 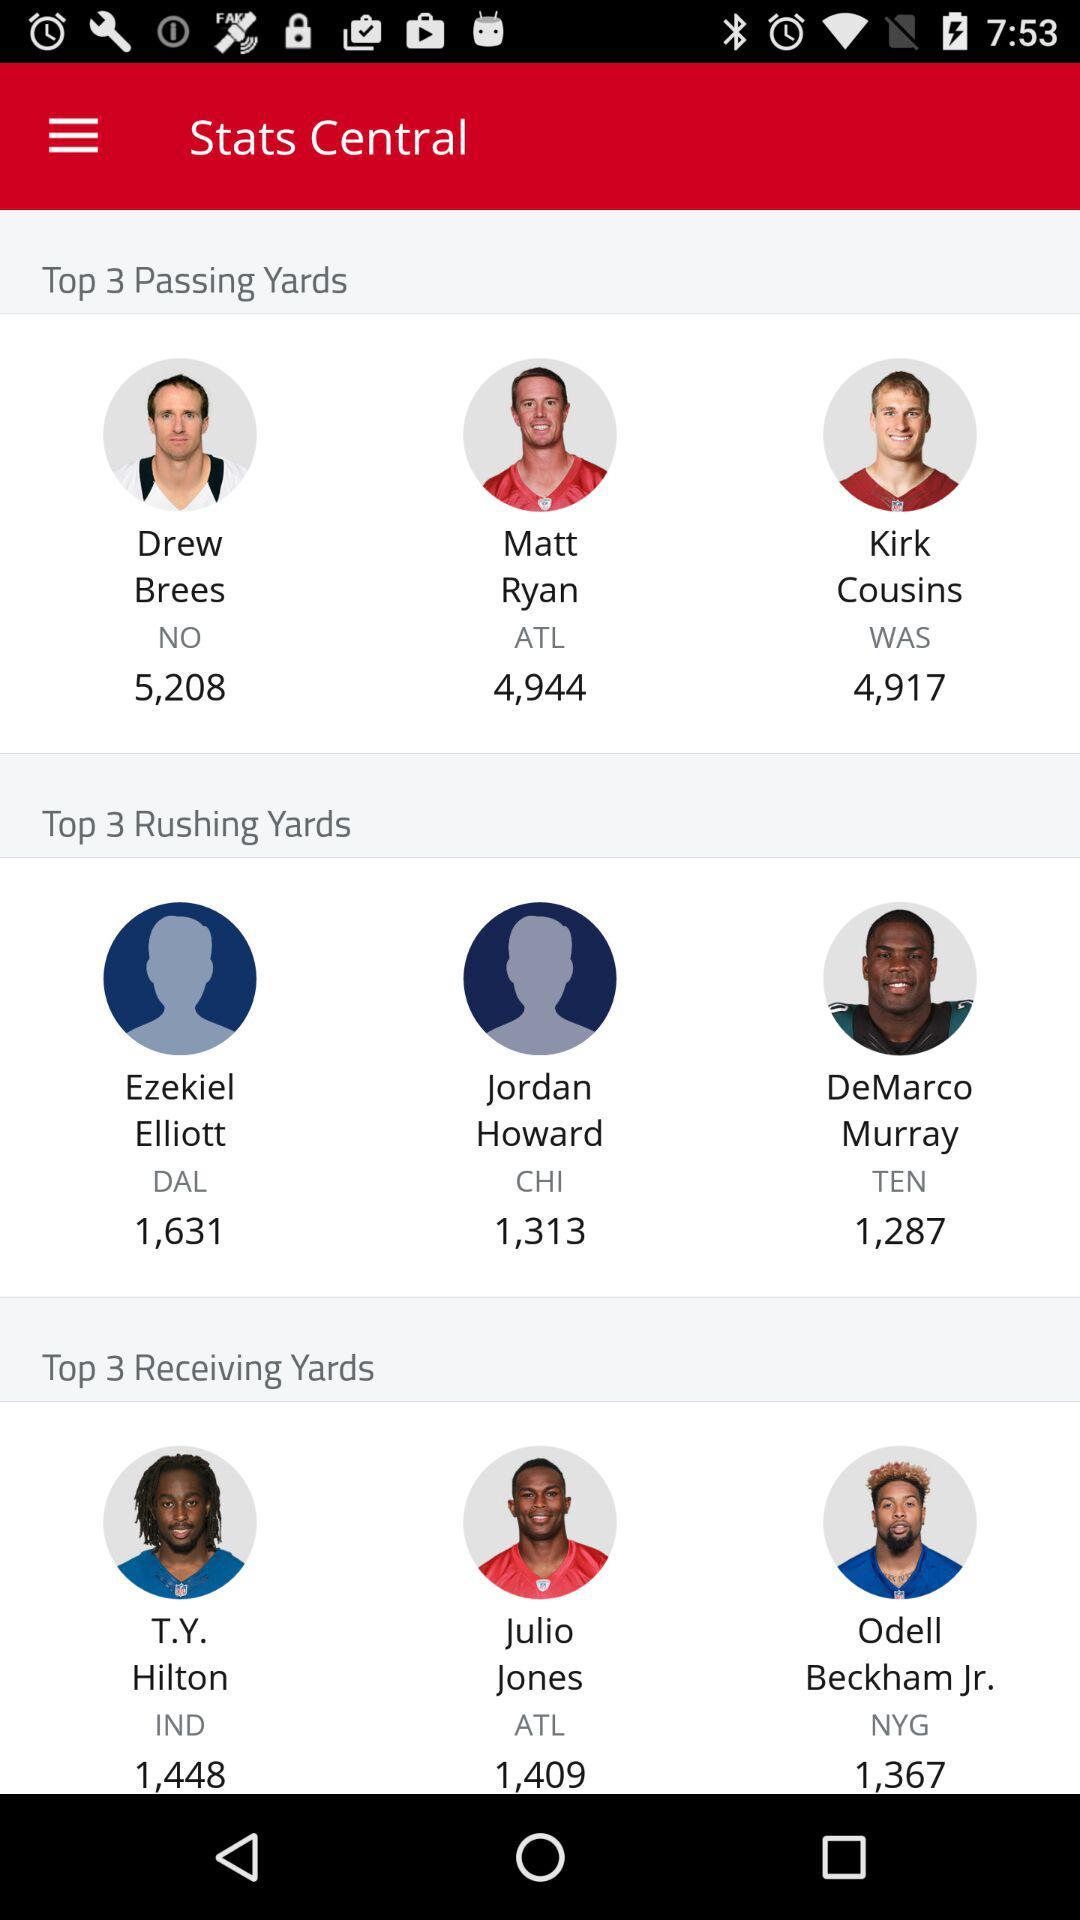 I want to click on open the selection, so click(x=540, y=978).